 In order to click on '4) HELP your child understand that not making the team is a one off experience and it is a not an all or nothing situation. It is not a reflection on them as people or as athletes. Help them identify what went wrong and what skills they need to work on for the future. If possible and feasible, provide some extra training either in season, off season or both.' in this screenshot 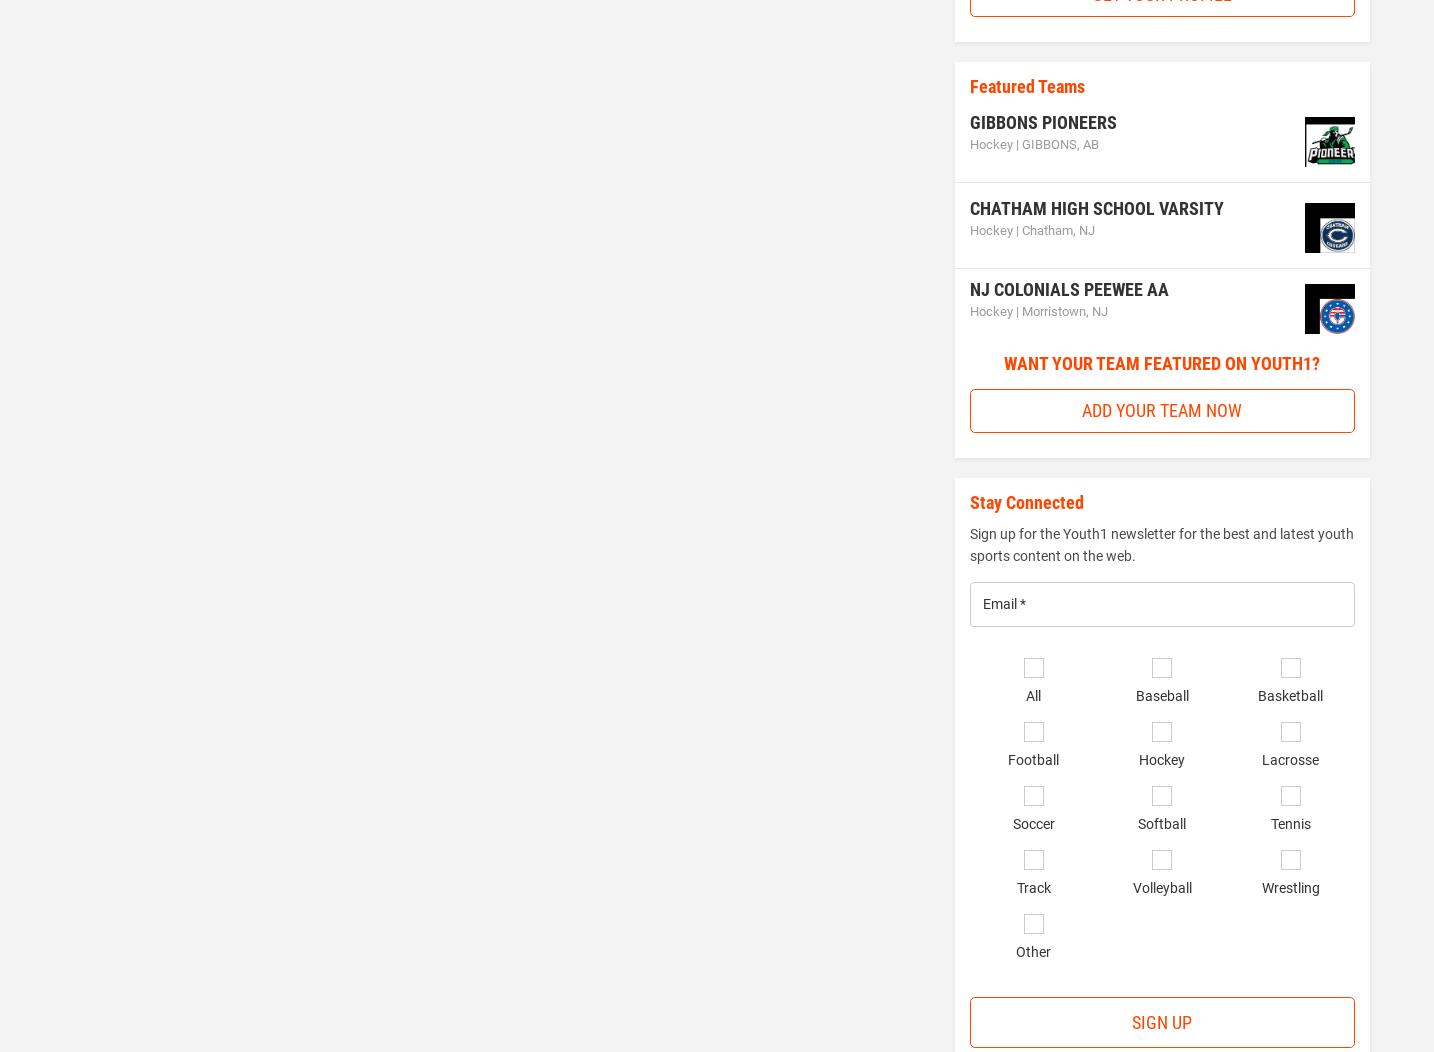, I will do `click(83, 814)`.